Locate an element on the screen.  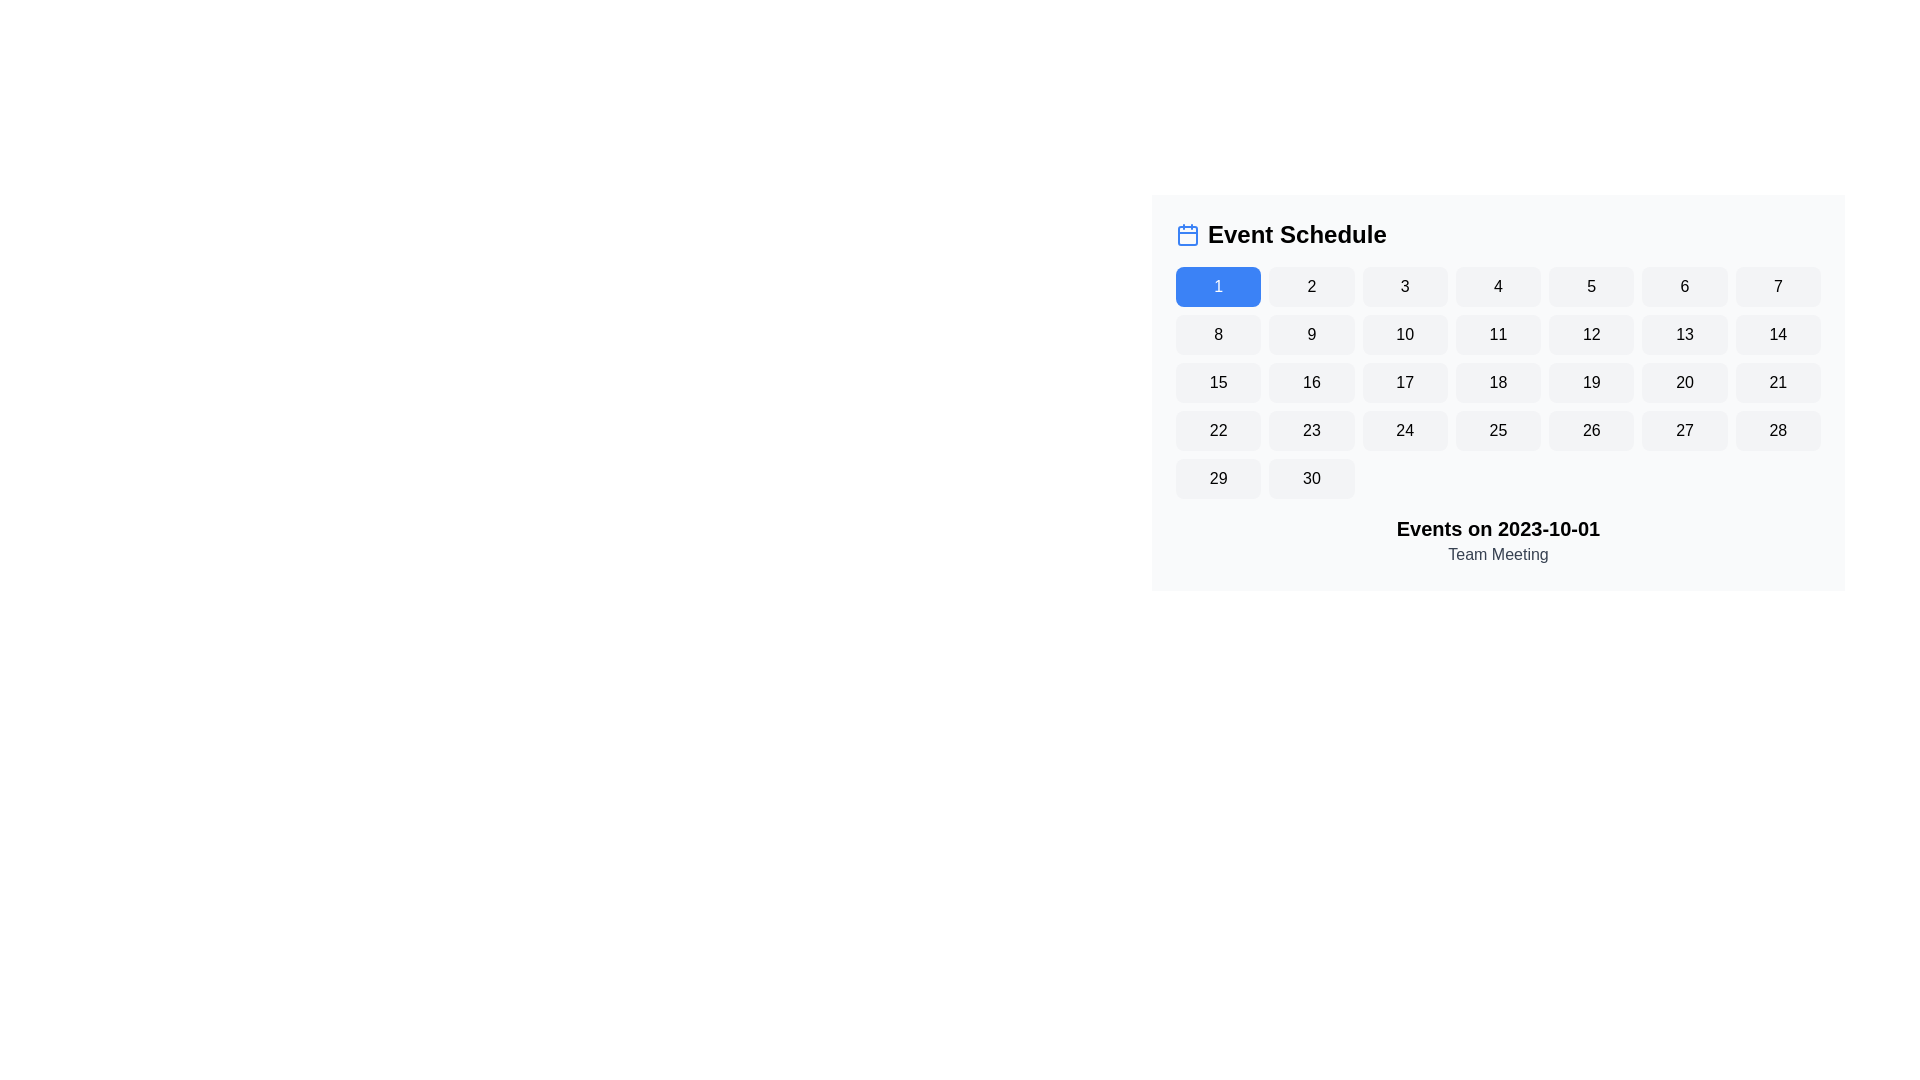
the button labeled '5' which has a gray background and black centered text is located at coordinates (1590, 286).